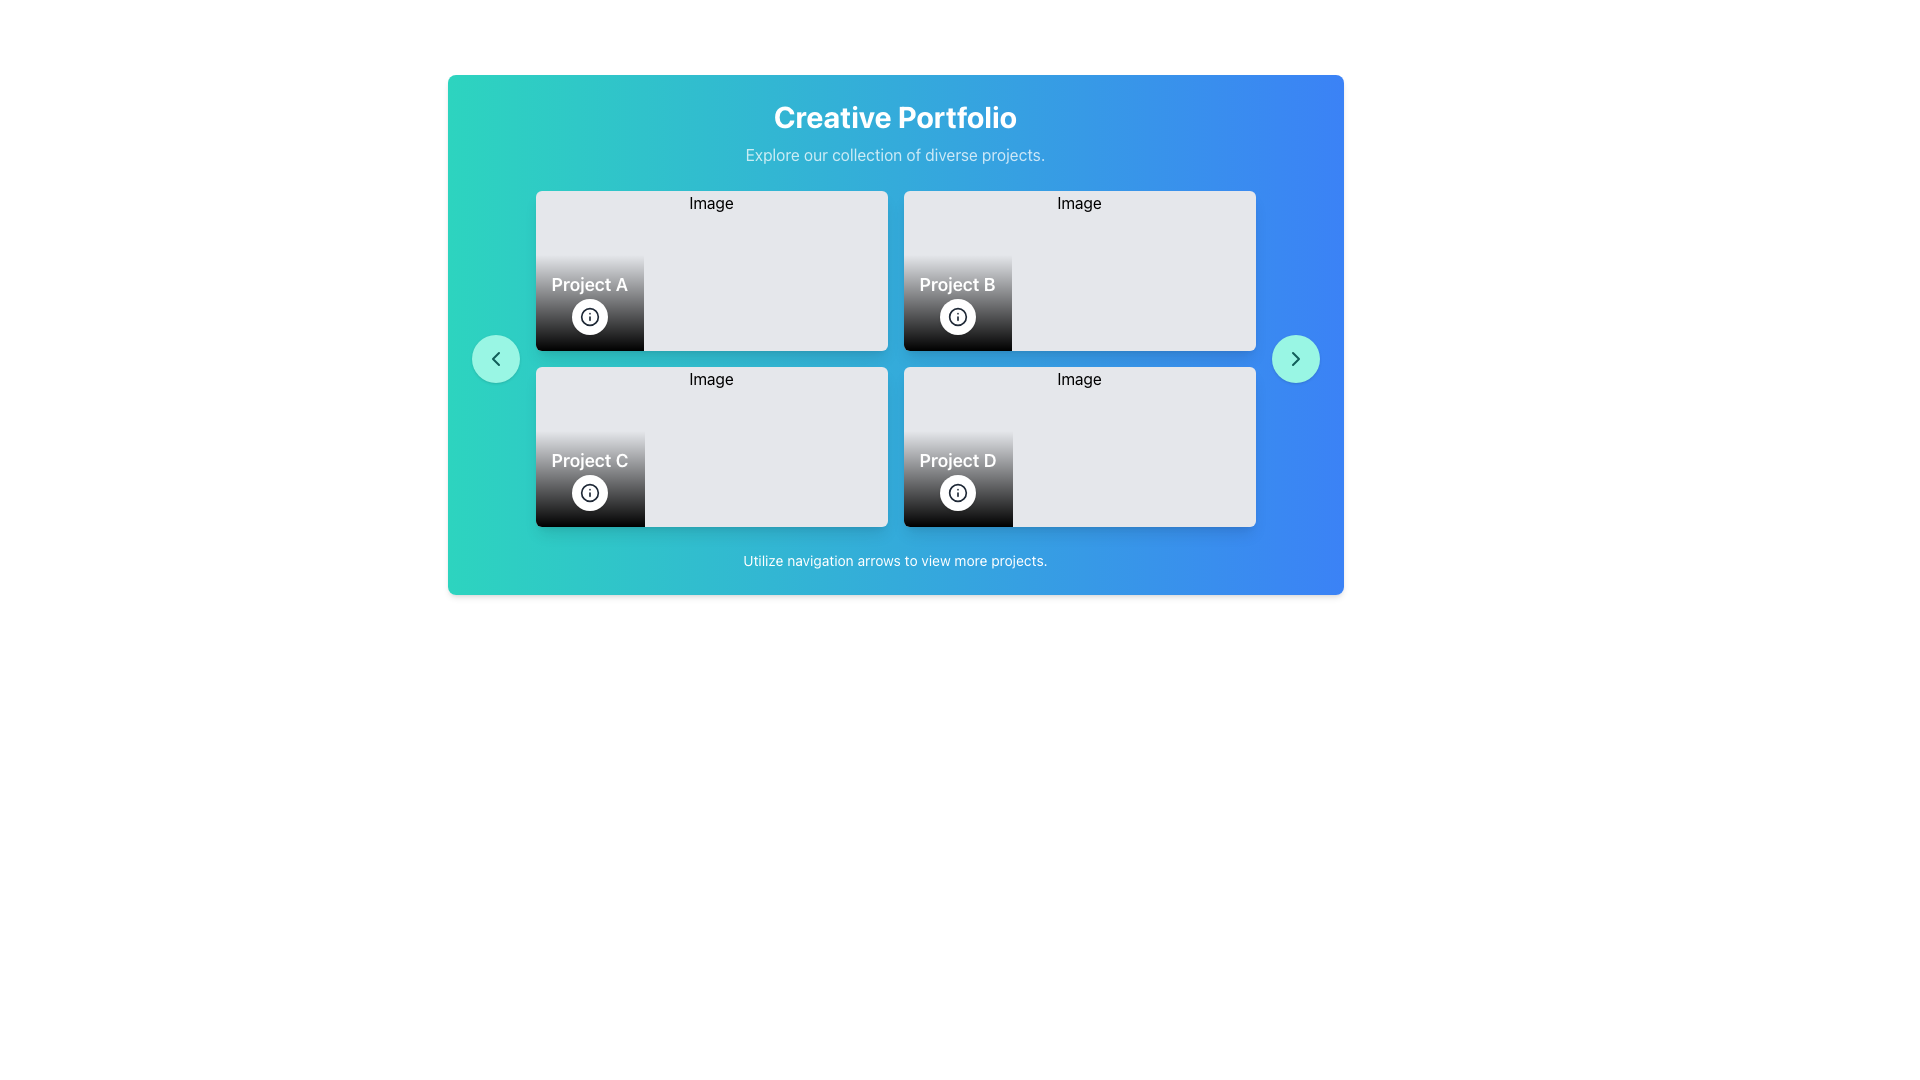  What do you see at coordinates (956, 315) in the screenshot?
I see `the circular button with a white background and dark outline located` at bounding box center [956, 315].